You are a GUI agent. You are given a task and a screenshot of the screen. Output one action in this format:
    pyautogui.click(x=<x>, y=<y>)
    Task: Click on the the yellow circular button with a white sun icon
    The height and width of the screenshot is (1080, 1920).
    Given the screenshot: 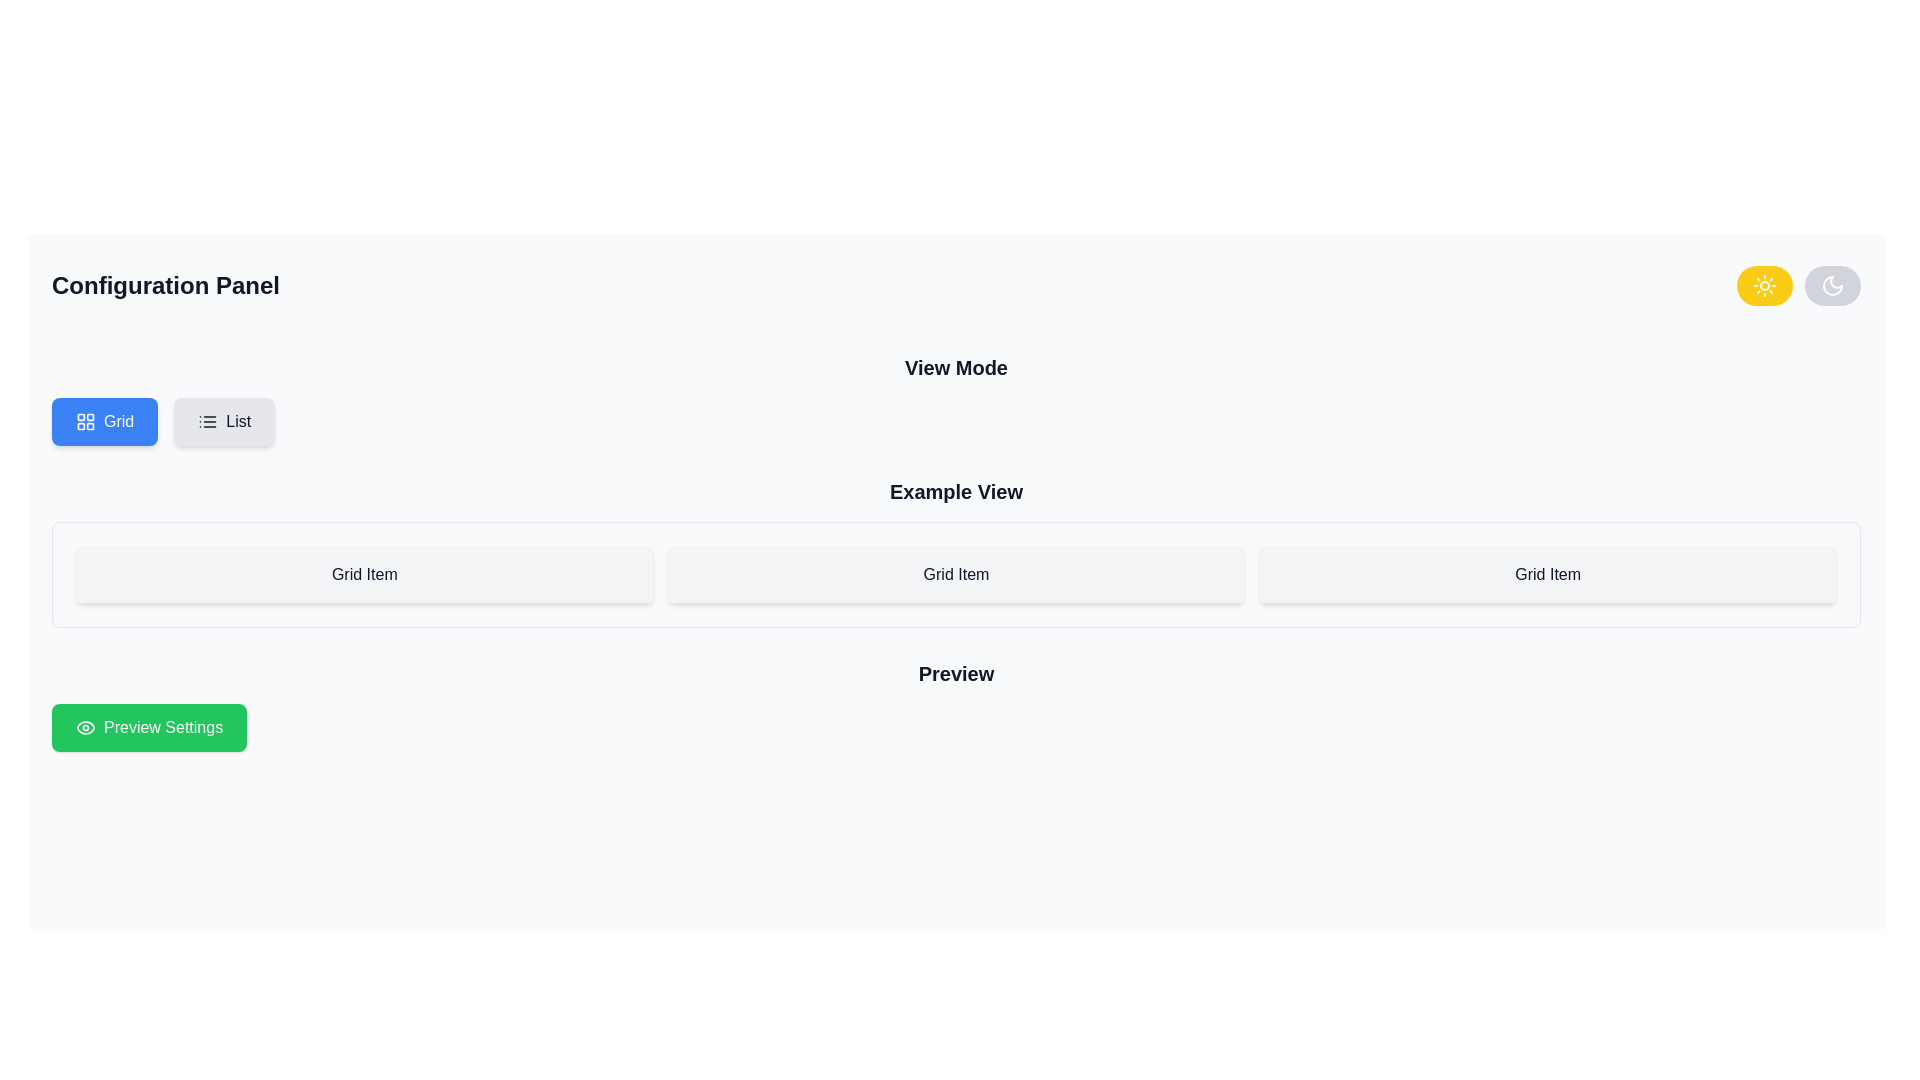 What is the action you would take?
    pyautogui.click(x=1765, y=285)
    